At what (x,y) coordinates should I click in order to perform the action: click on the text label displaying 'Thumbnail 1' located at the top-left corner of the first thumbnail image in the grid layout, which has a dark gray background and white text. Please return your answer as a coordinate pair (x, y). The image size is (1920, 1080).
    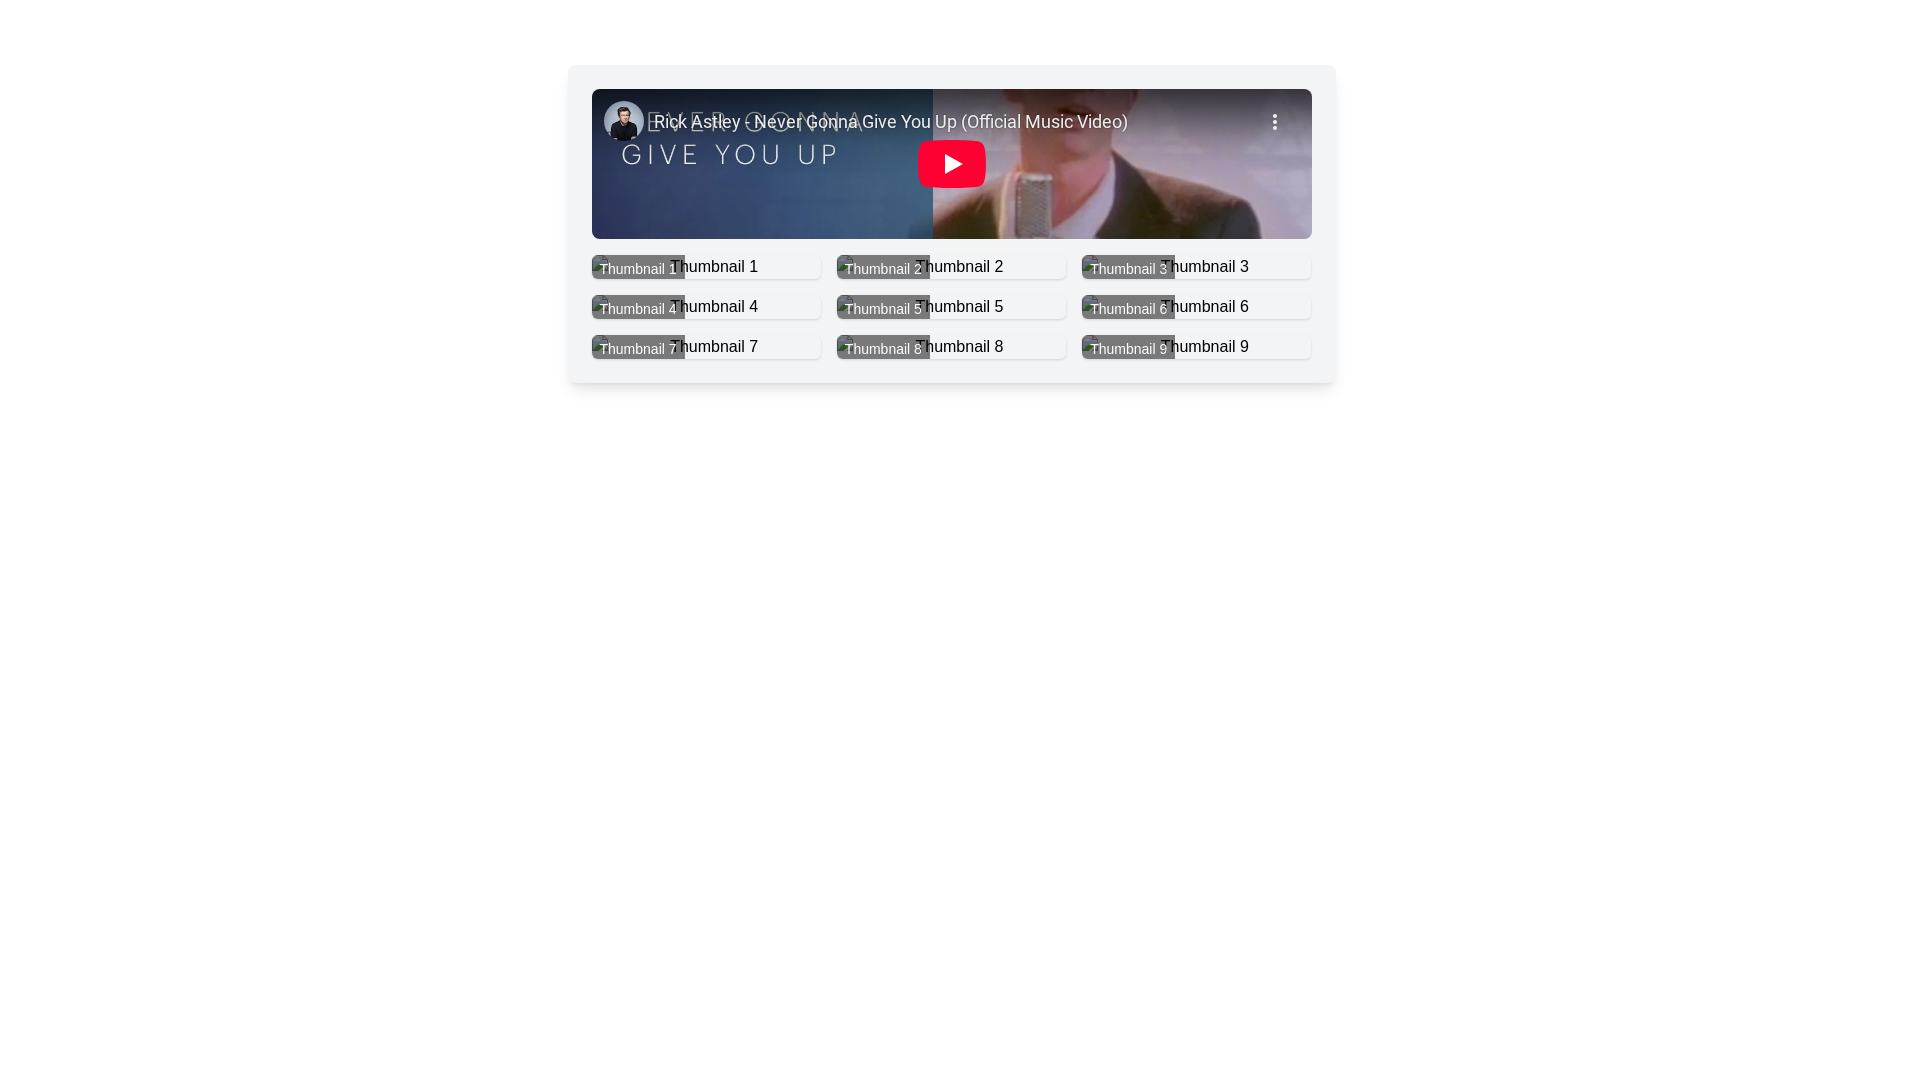
    Looking at the image, I should click on (637, 268).